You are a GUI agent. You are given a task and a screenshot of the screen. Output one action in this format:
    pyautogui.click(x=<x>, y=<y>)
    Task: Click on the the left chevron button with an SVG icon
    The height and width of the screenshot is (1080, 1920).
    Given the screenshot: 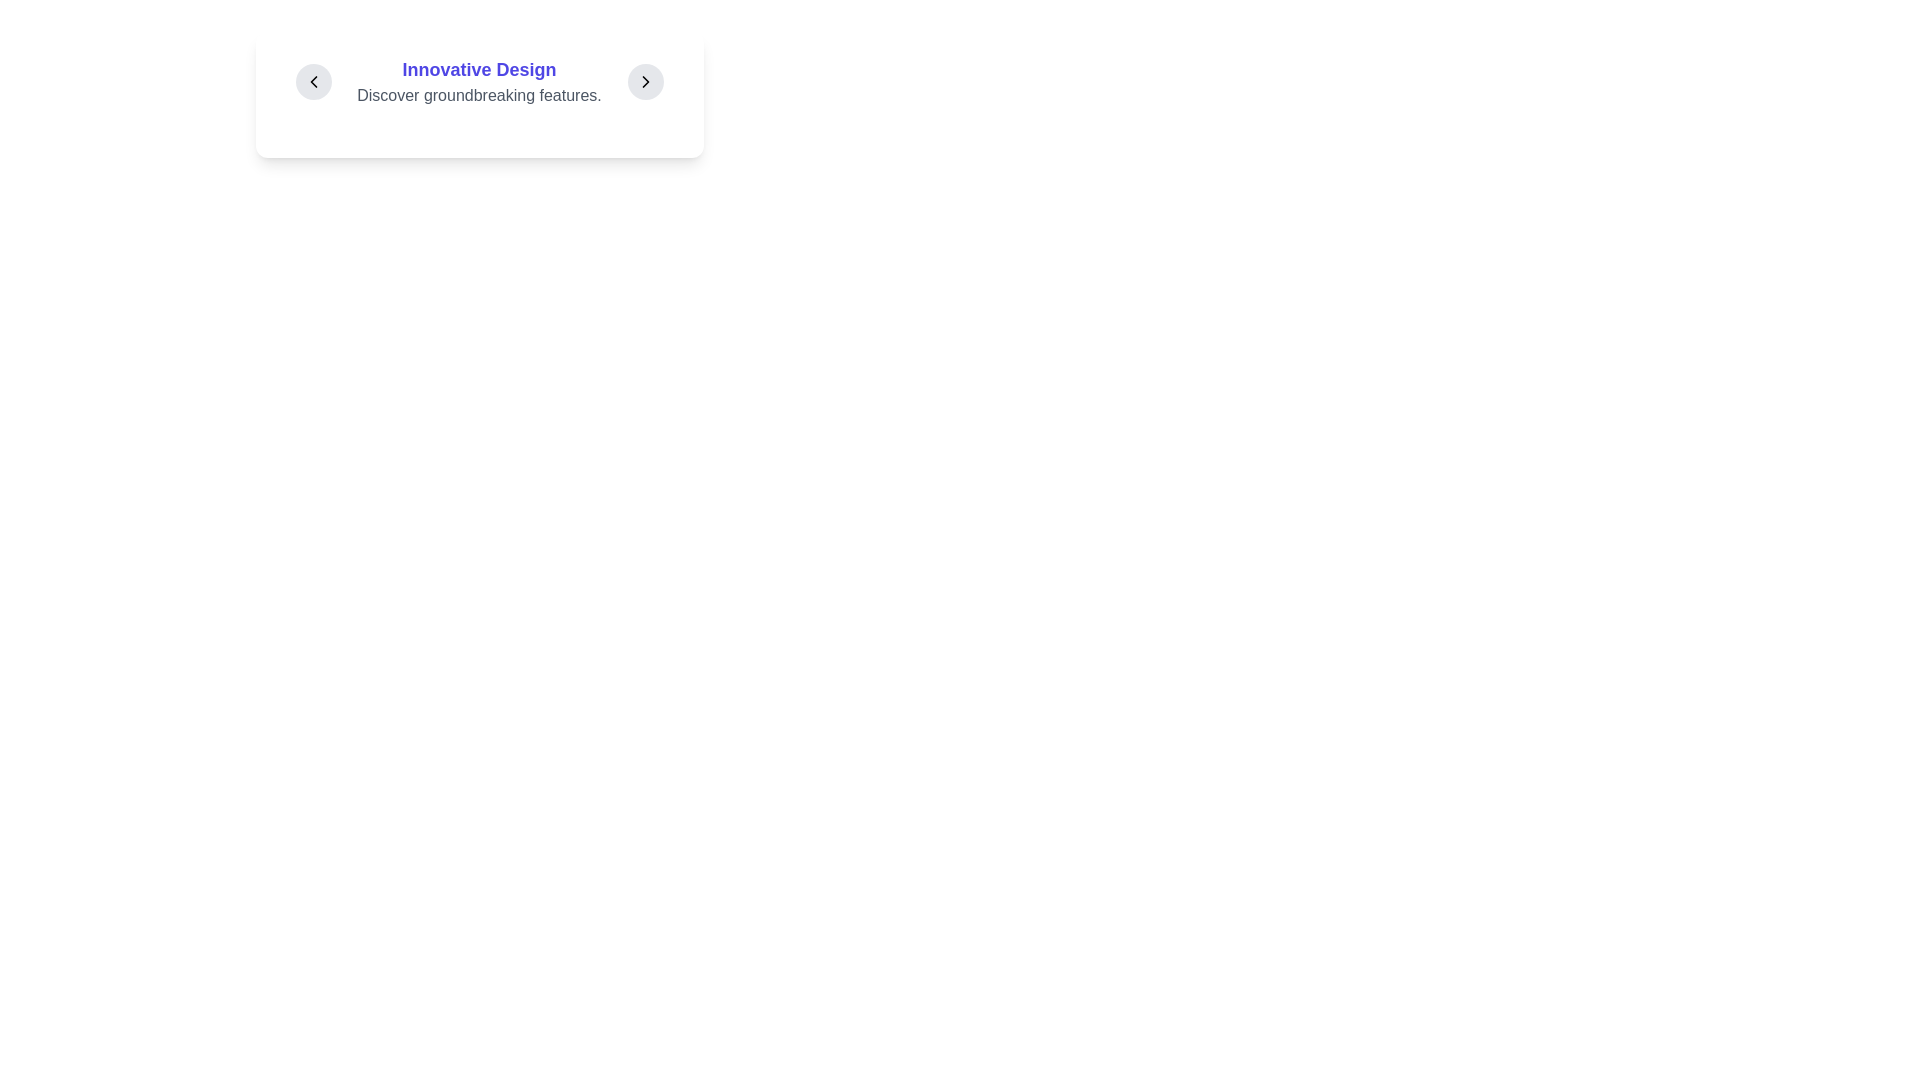 What is the action you would take?
    pyautogui.click(x=312, y=80)
    